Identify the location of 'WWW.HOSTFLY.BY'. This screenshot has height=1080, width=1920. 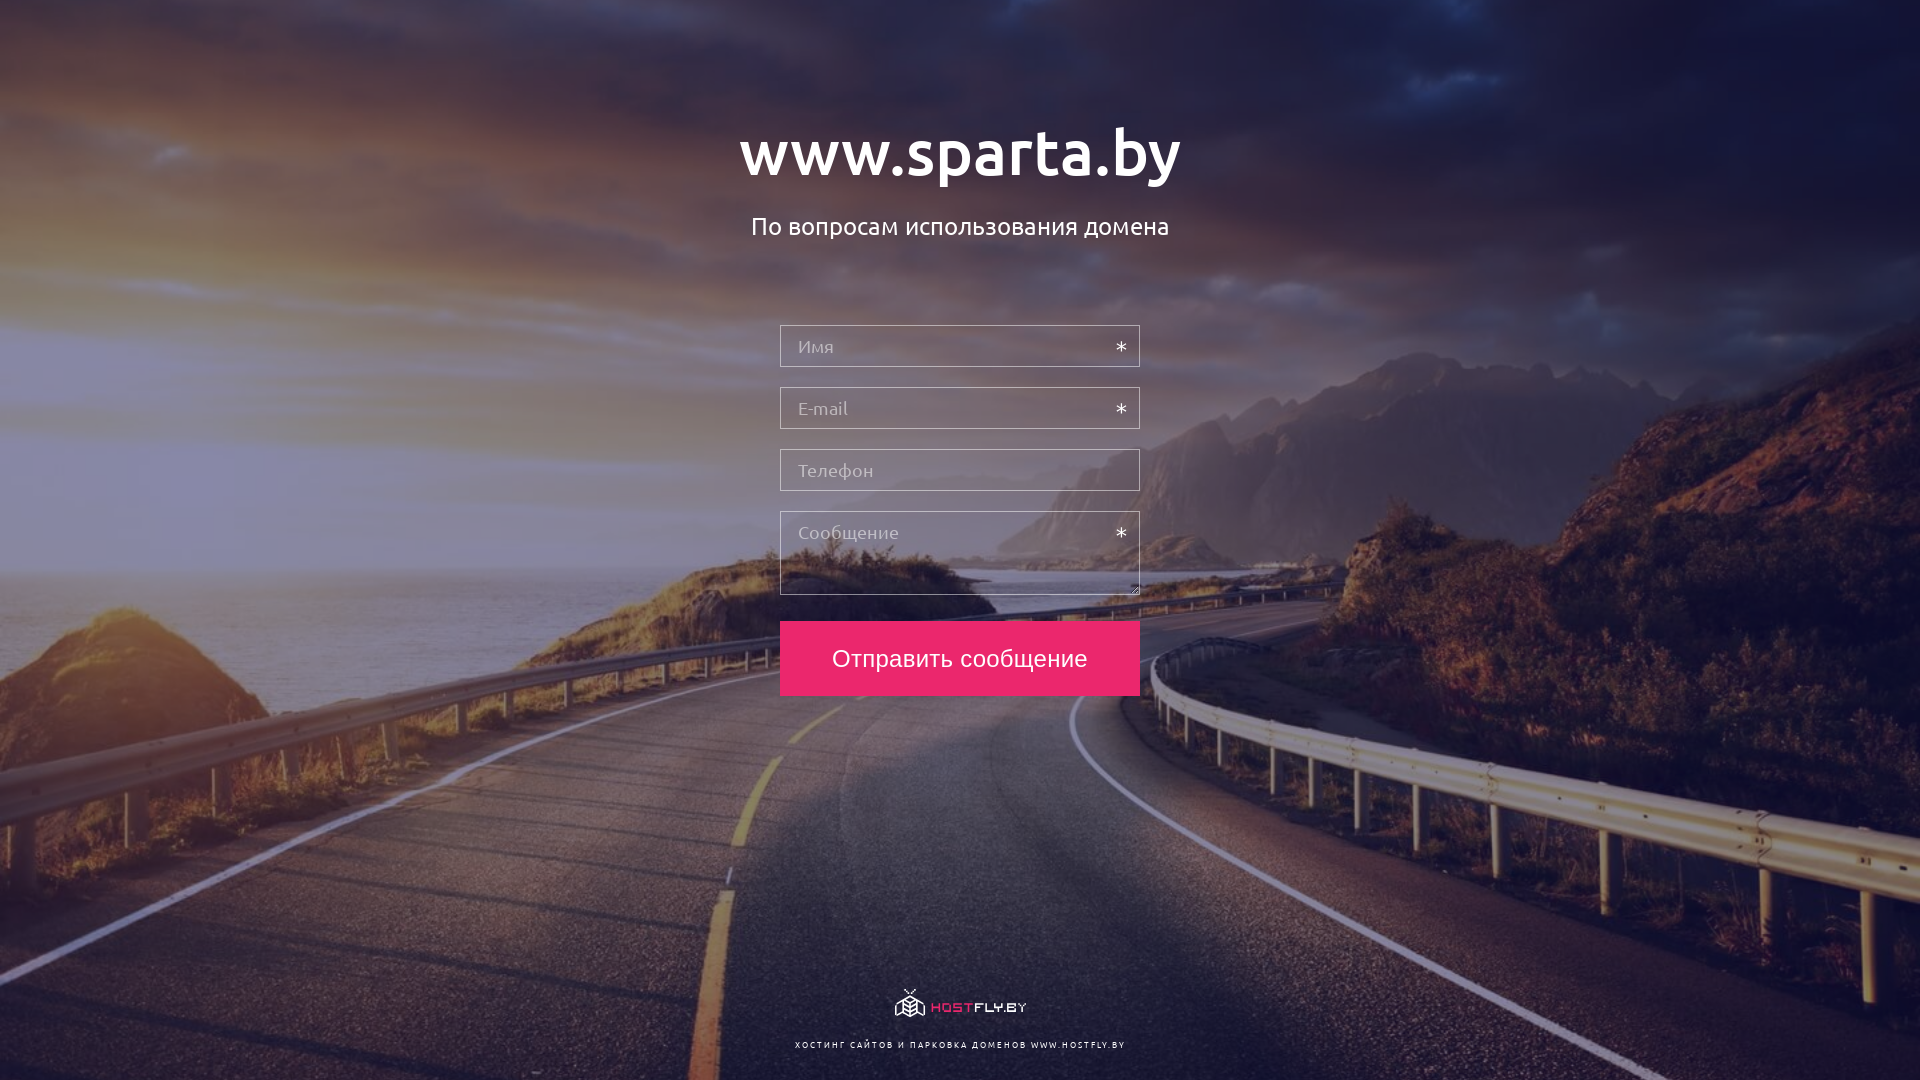
(1076, 1043).